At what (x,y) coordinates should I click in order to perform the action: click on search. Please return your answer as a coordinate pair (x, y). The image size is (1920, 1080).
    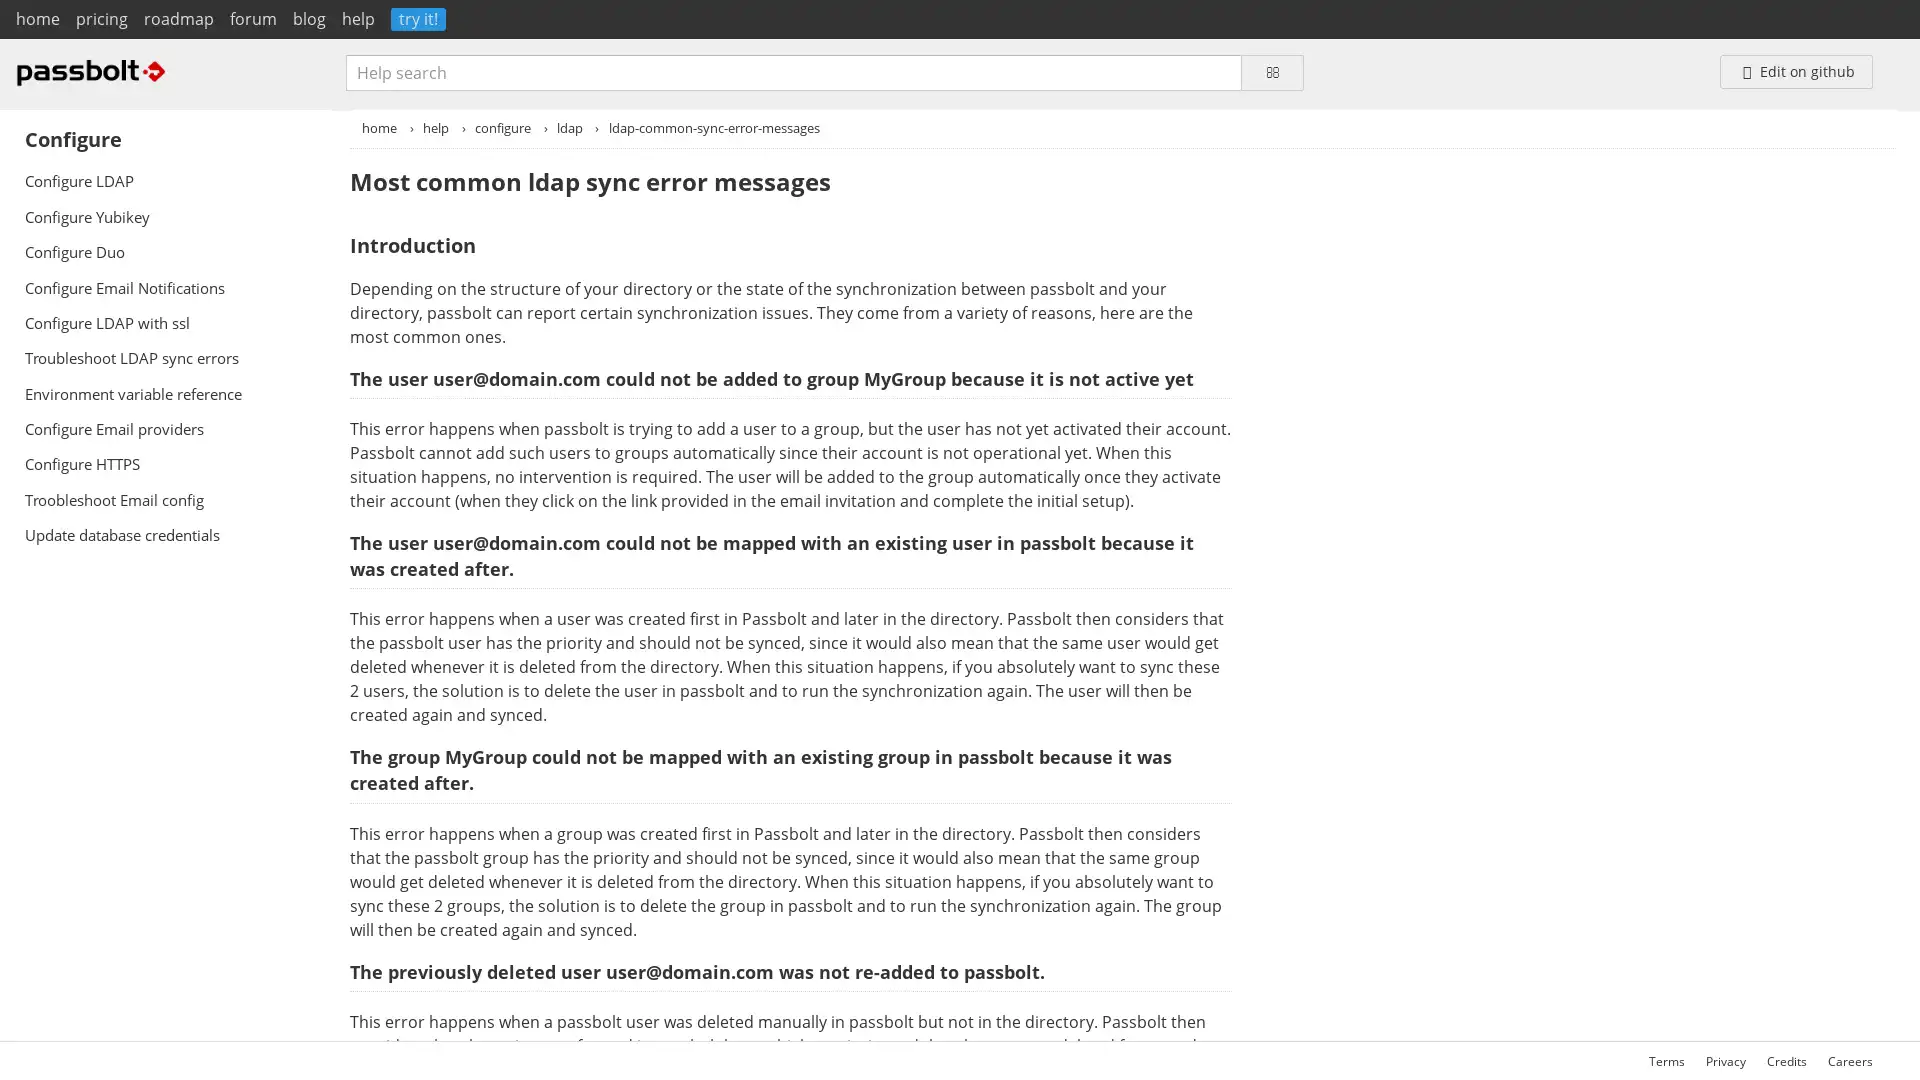
    Looking at the image, I should click on (1271, 71).